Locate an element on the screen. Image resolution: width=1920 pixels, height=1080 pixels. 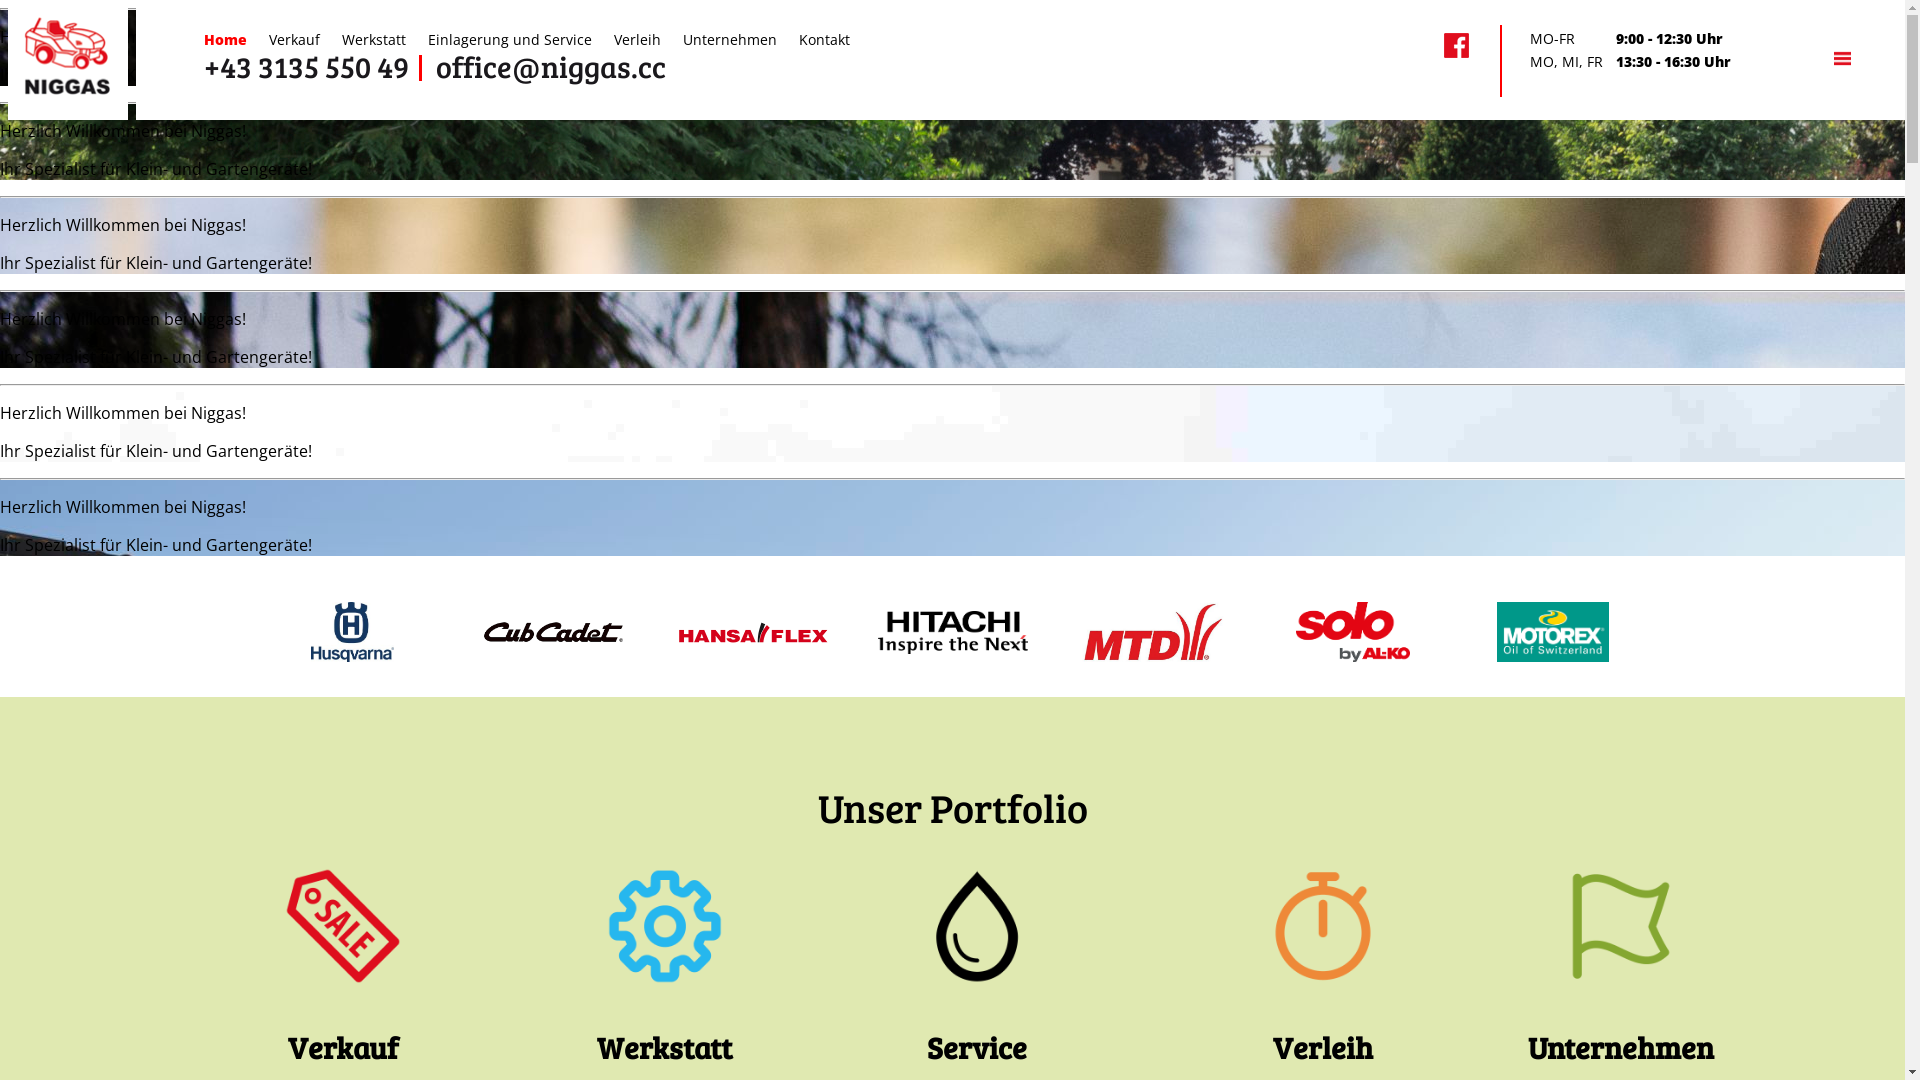
'Verkauf' is located at coordinates (293, 39).